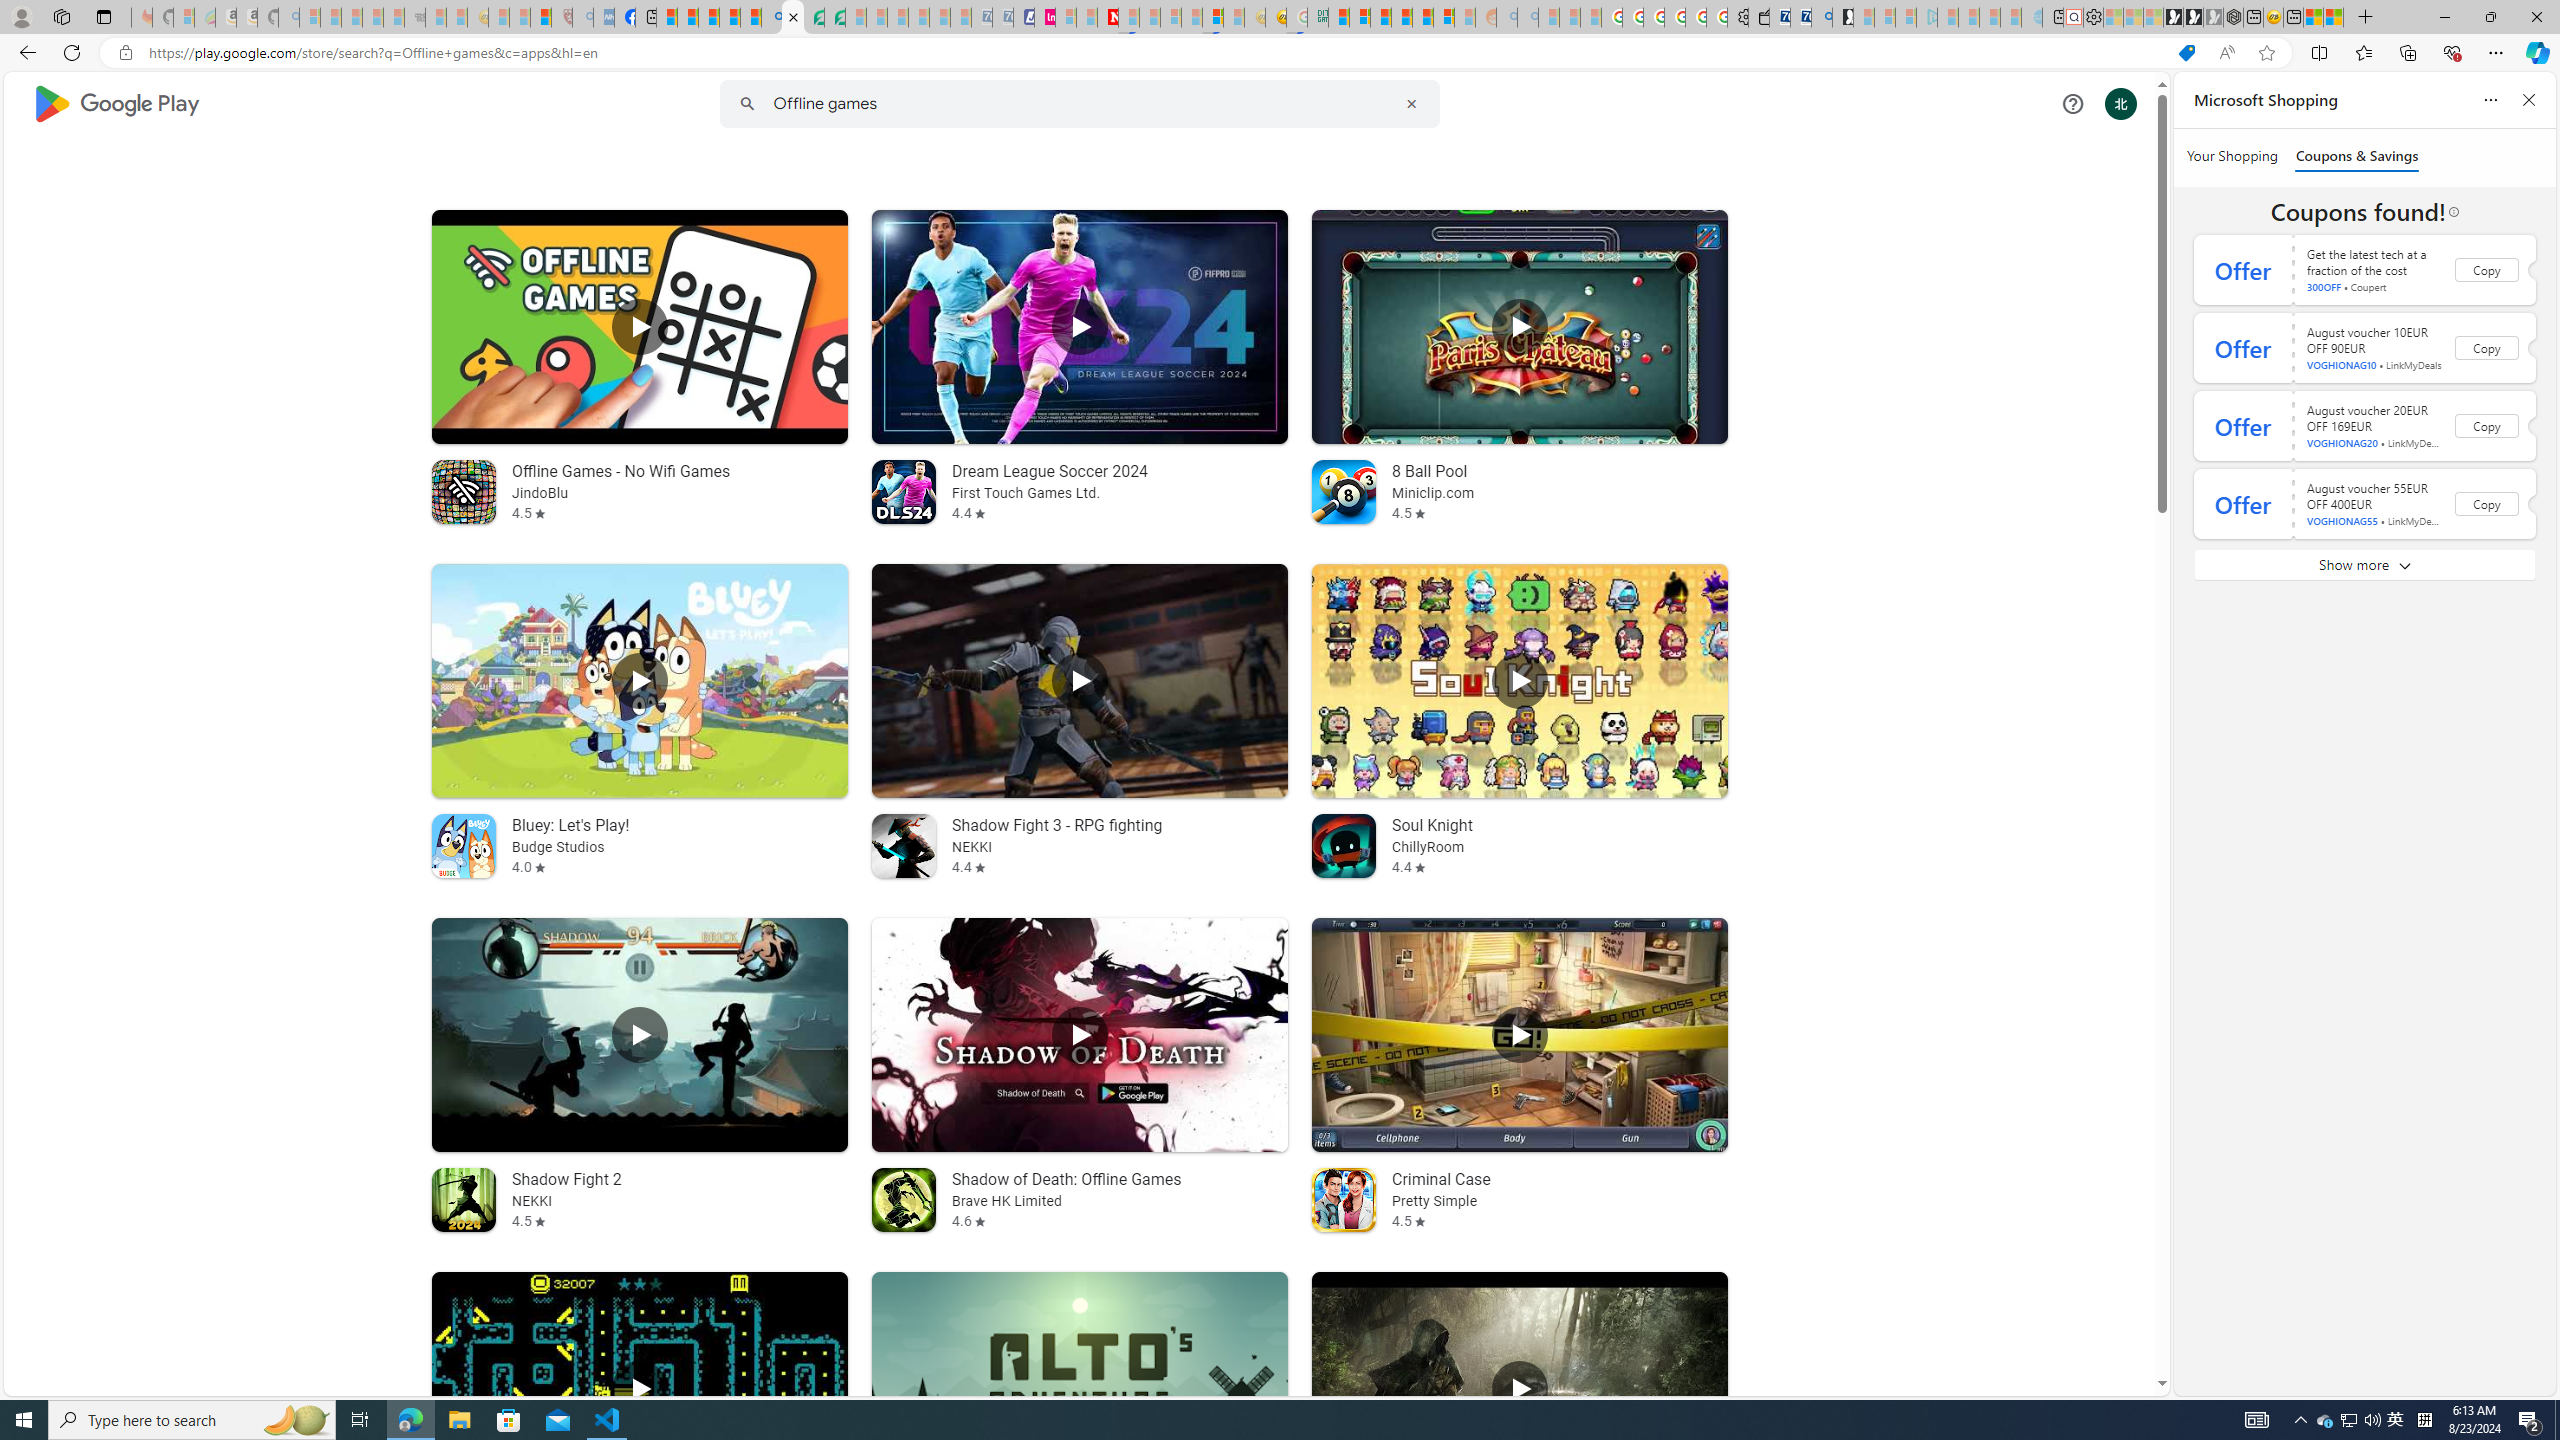 The image size is (2560, 1440). Describe the element at coordinates (1079, 325) in the screenshot. I see `'Play Dream League Soccer 2024'` at that location.